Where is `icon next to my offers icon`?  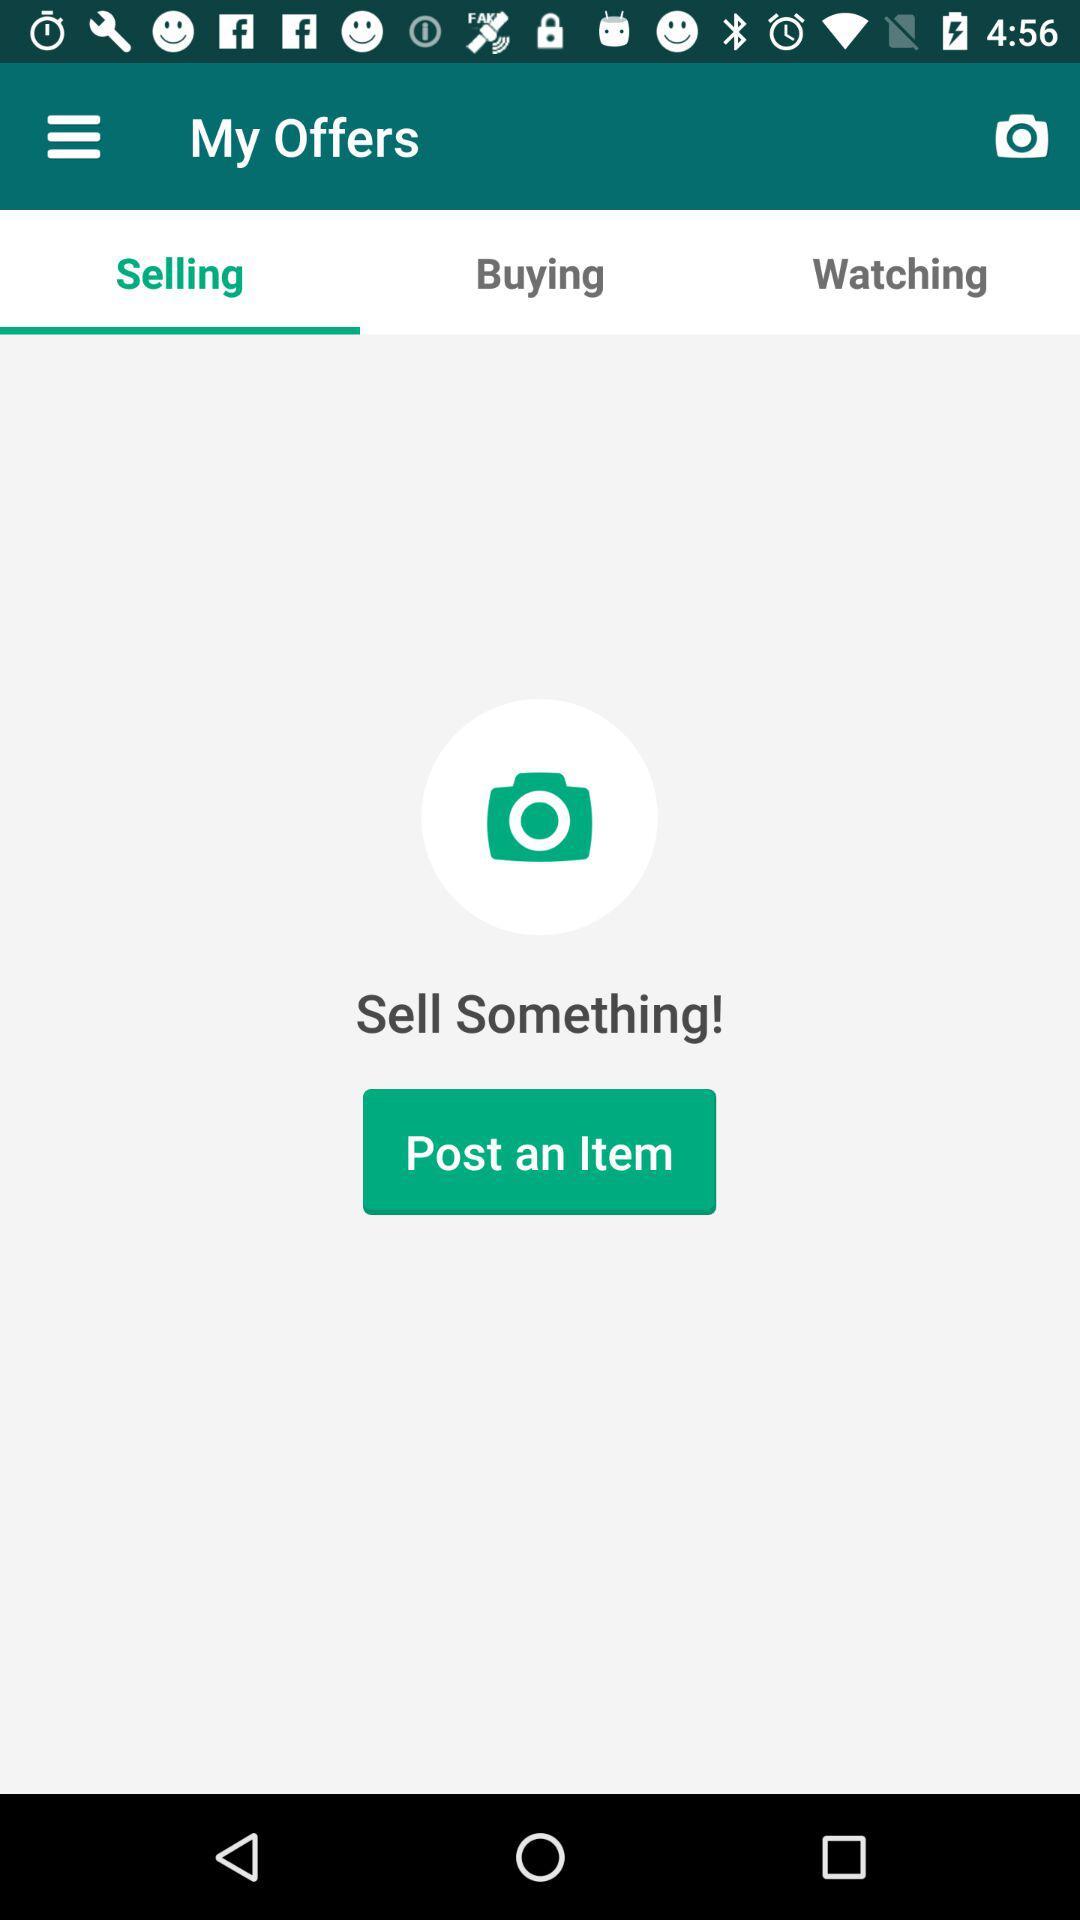
icon next to my offers icon is located at coordinates (72, 135).